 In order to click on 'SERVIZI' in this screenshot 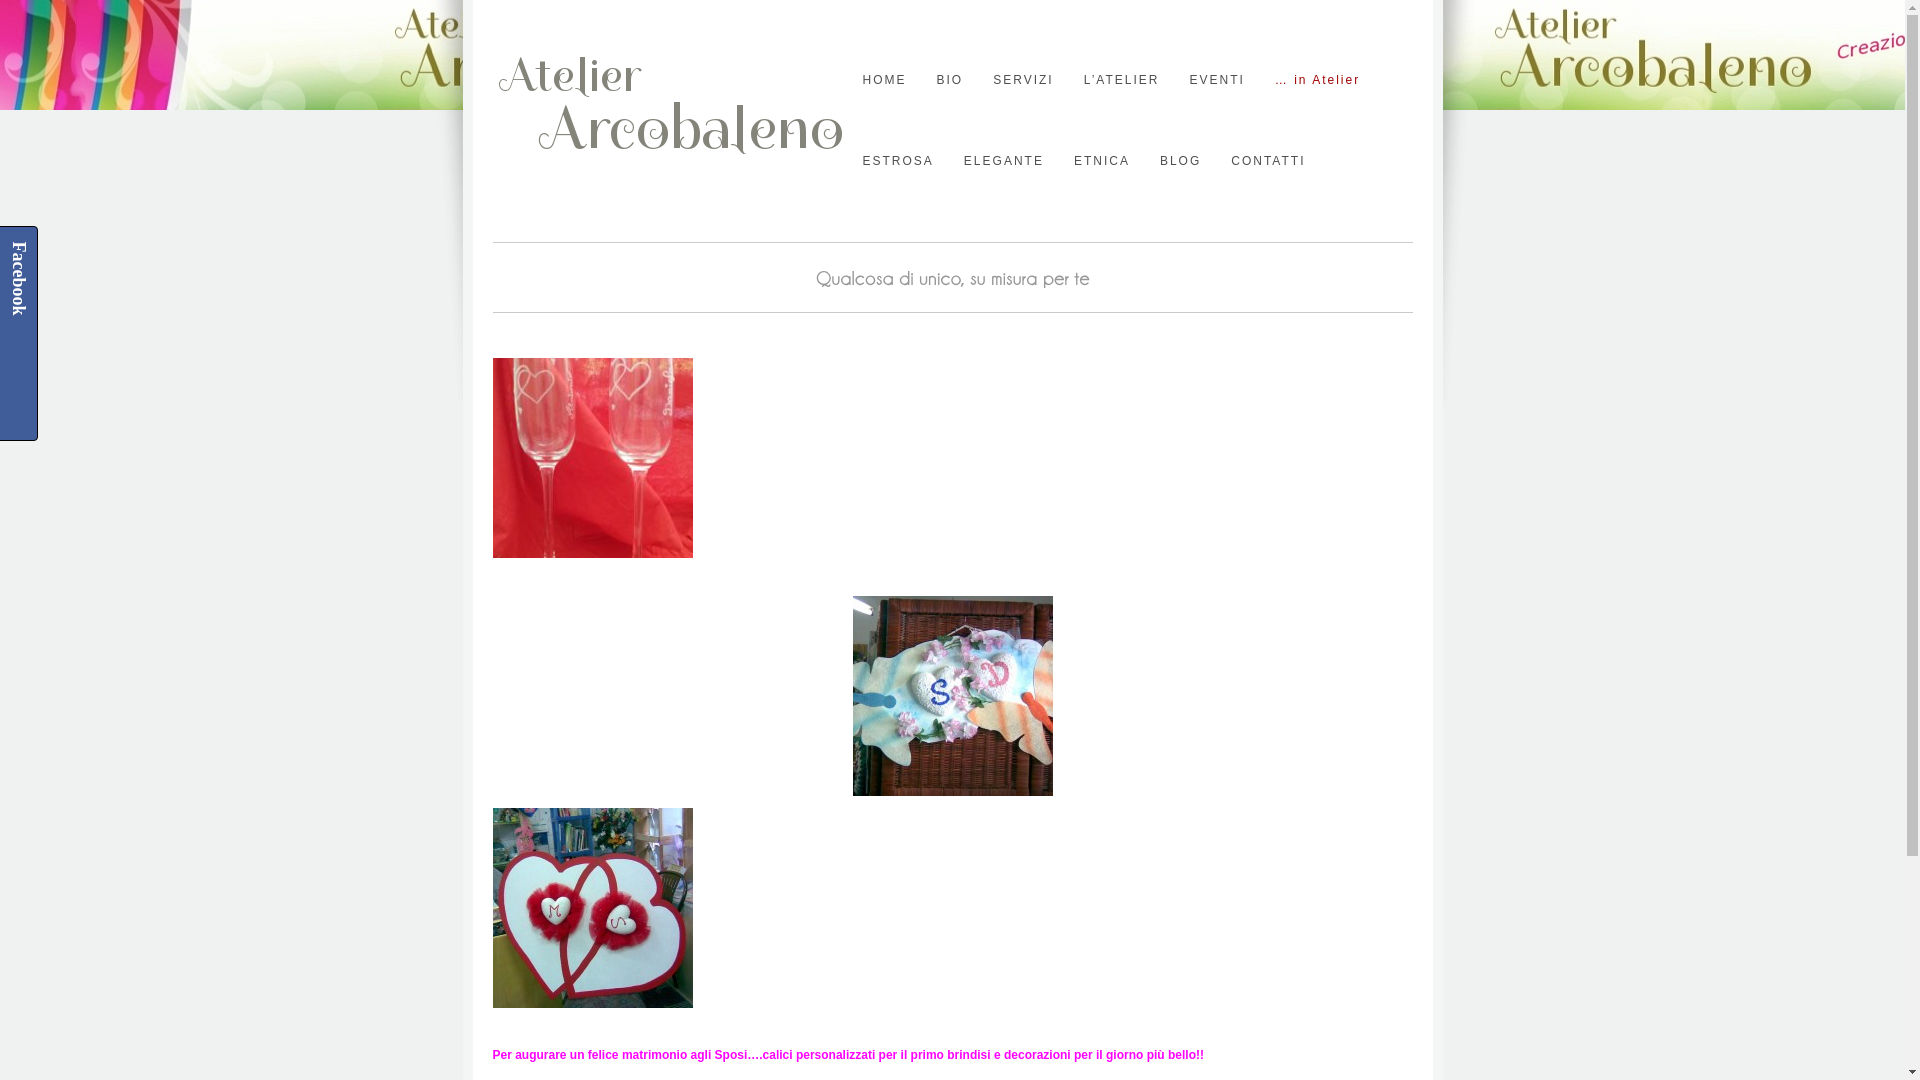, I will do `click(993, 79)`.